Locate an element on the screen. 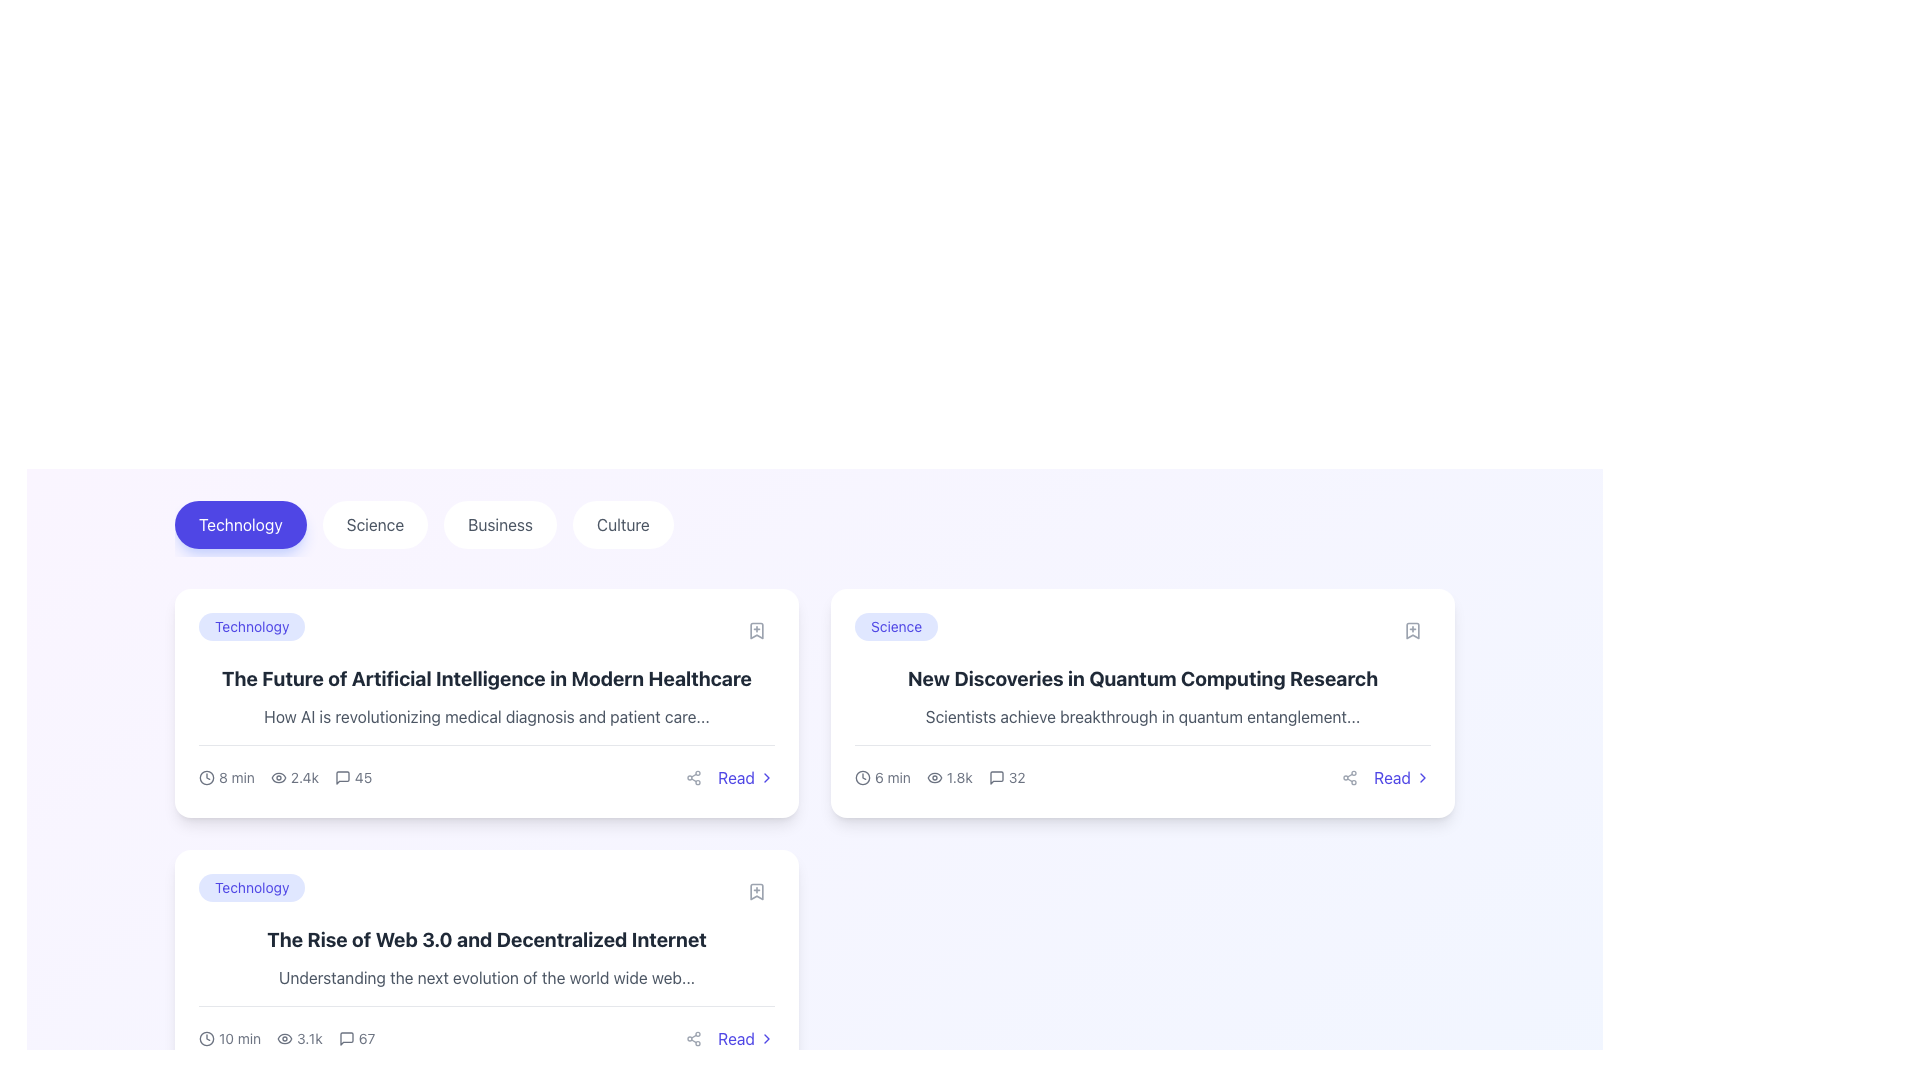  the circular part of the SVG icon located in the header of the card under the 'Technology' tab, specifically to the left of the text '8 min.' is located at coordinates (206, 777).